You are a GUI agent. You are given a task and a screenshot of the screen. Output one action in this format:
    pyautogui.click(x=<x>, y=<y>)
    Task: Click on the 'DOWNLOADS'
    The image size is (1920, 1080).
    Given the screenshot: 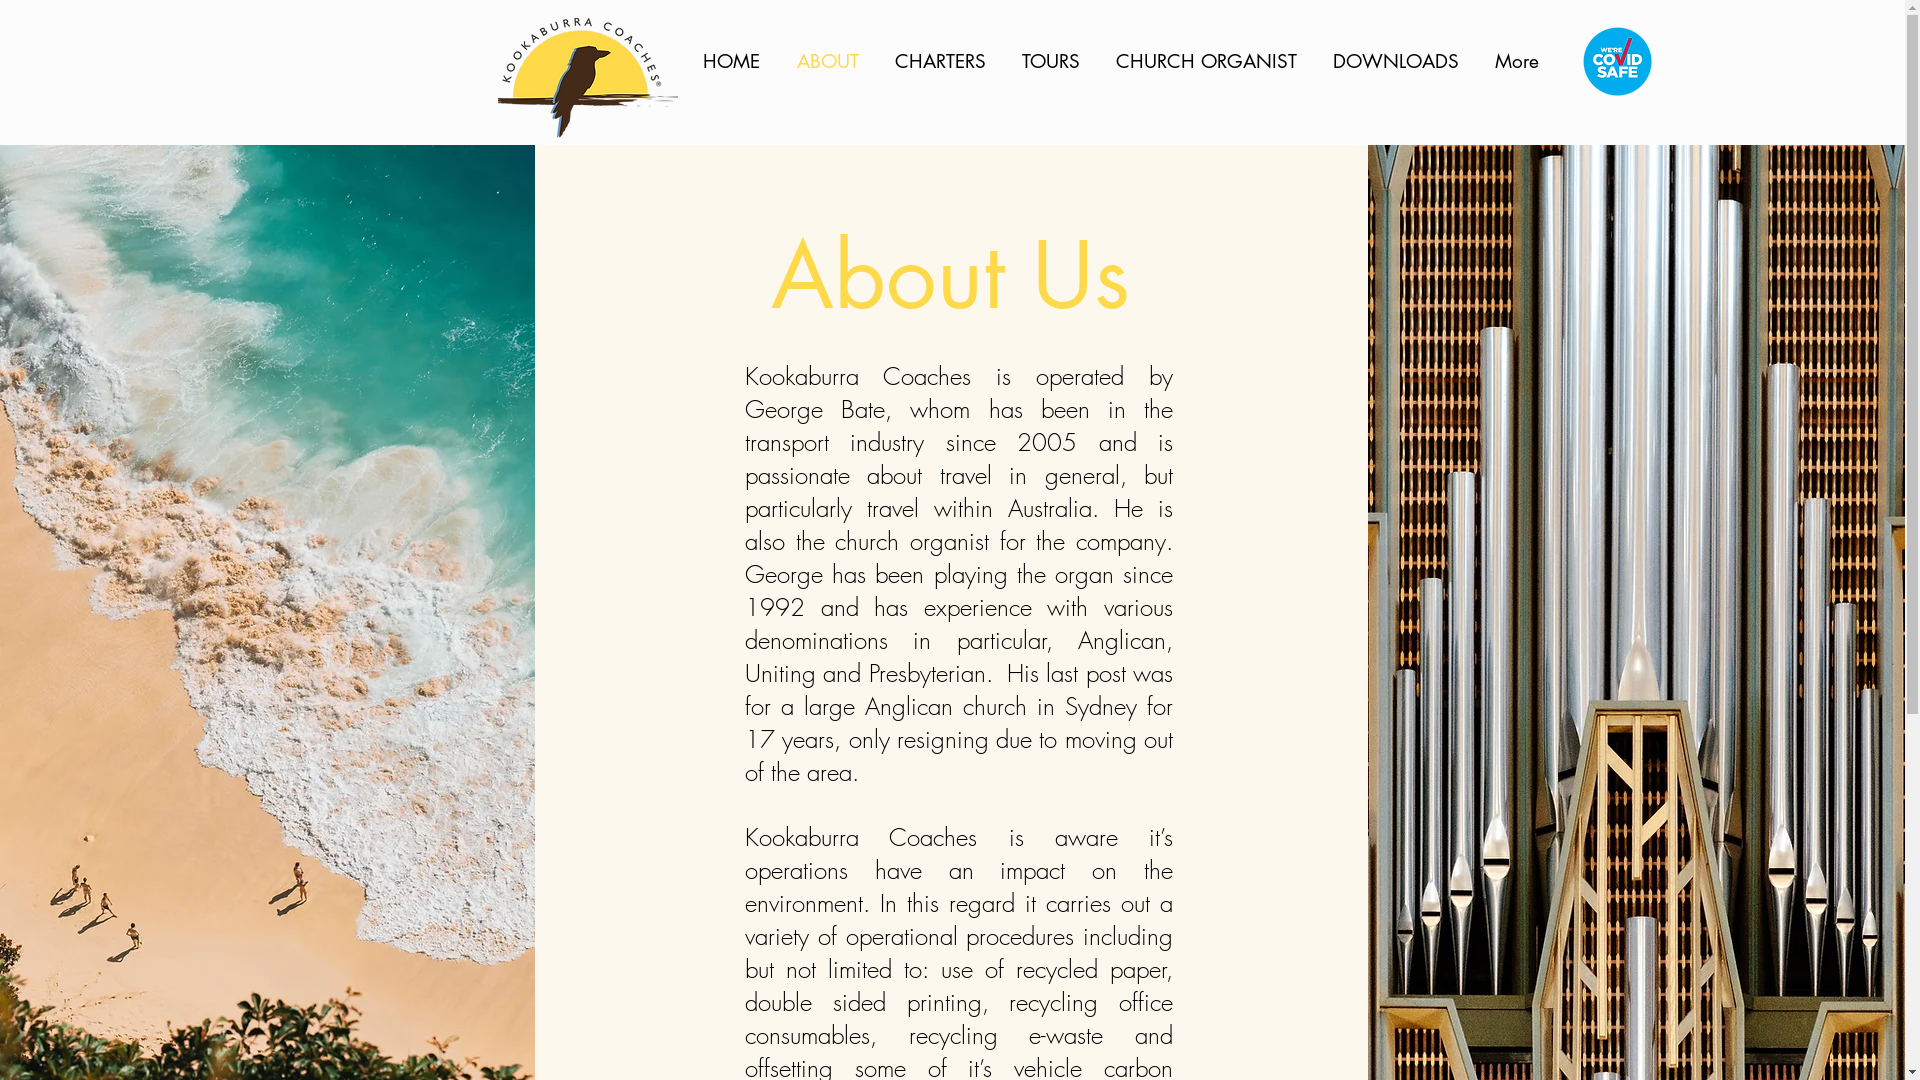 What is the action you would take?
    pyautogui.click(x=1397, y=60)
    